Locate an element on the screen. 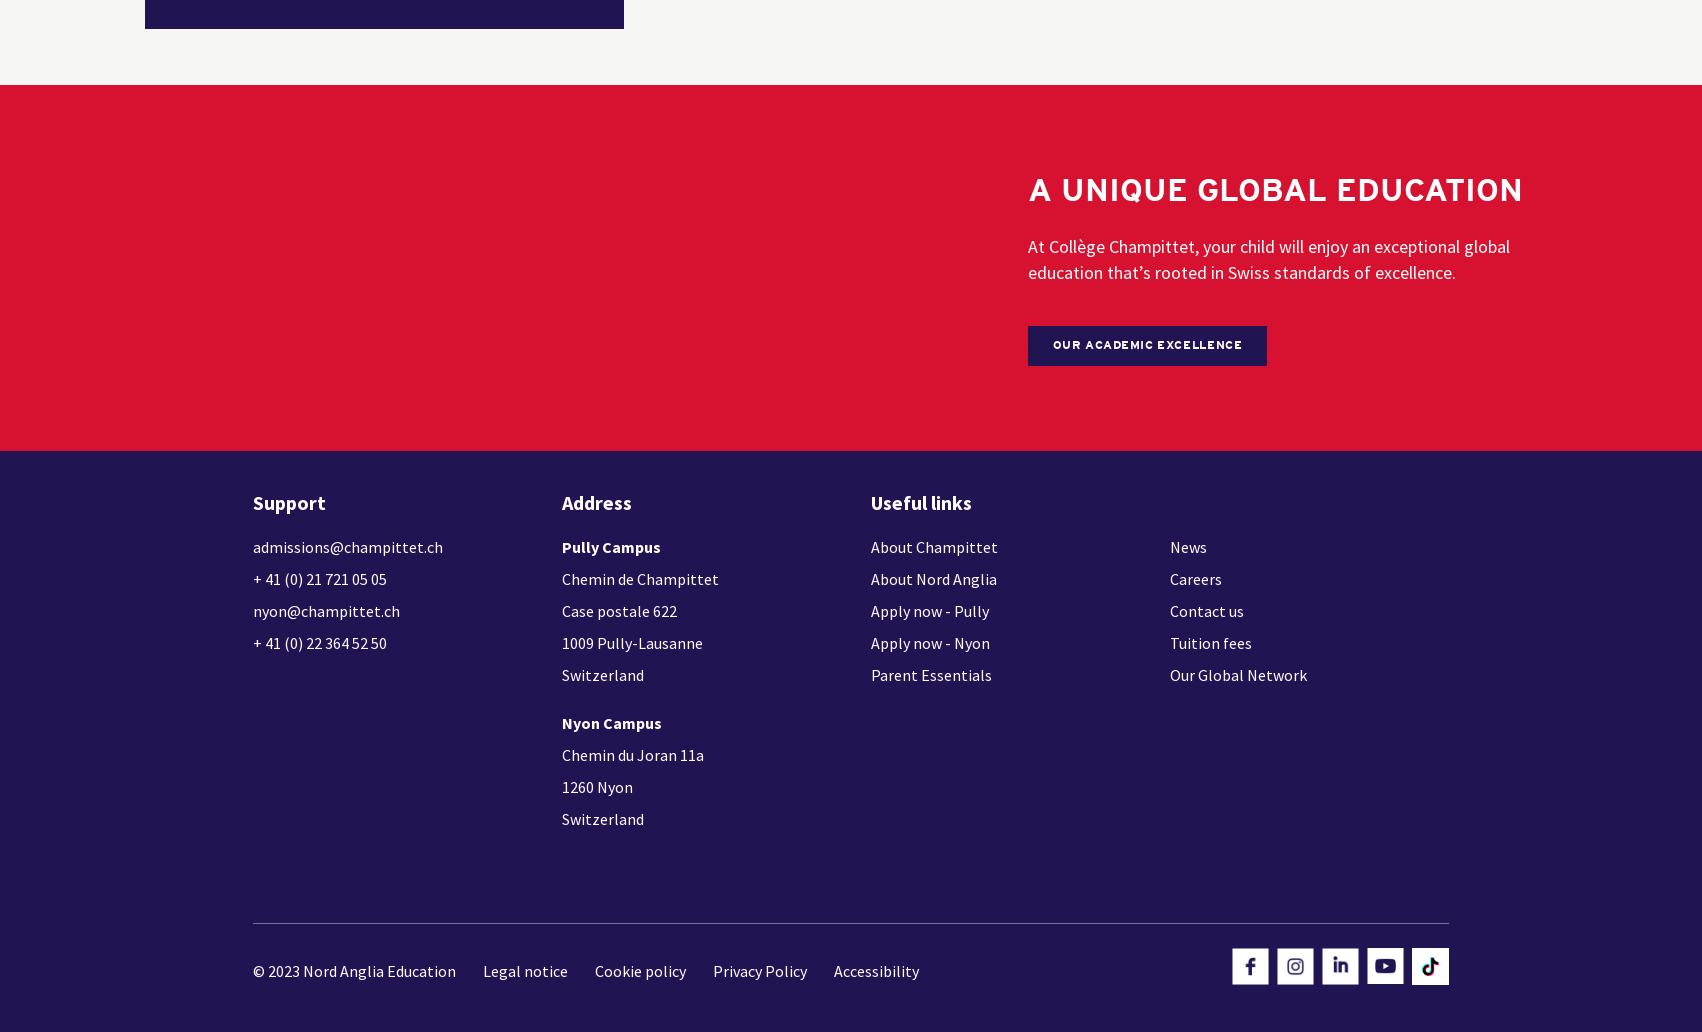  'Cookie policy' is located at coordinates (640, 968).